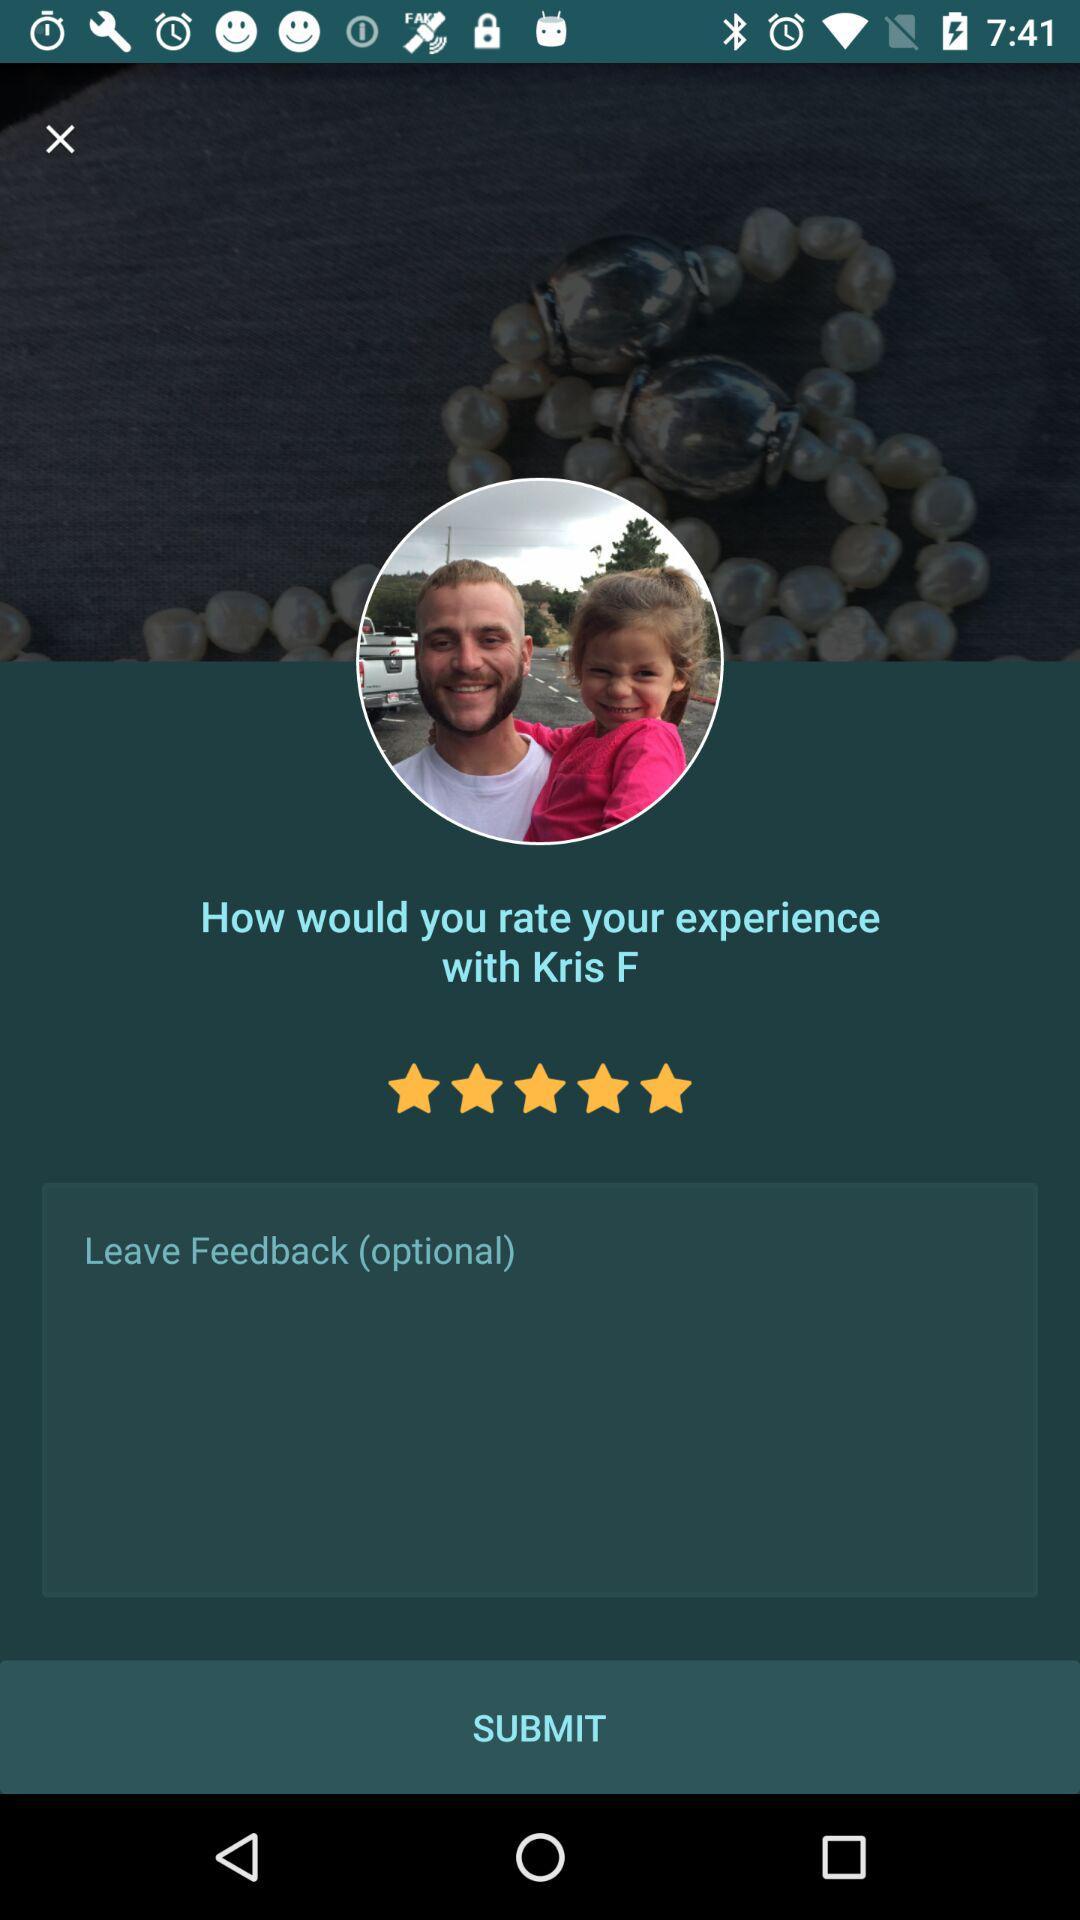 Image resolution: width=1080 pixels, height=1920 pixels. What do you see at coordinates (666, 1087) in the screenshot?
I see `the star icon` at bounding box center [666, 1087].